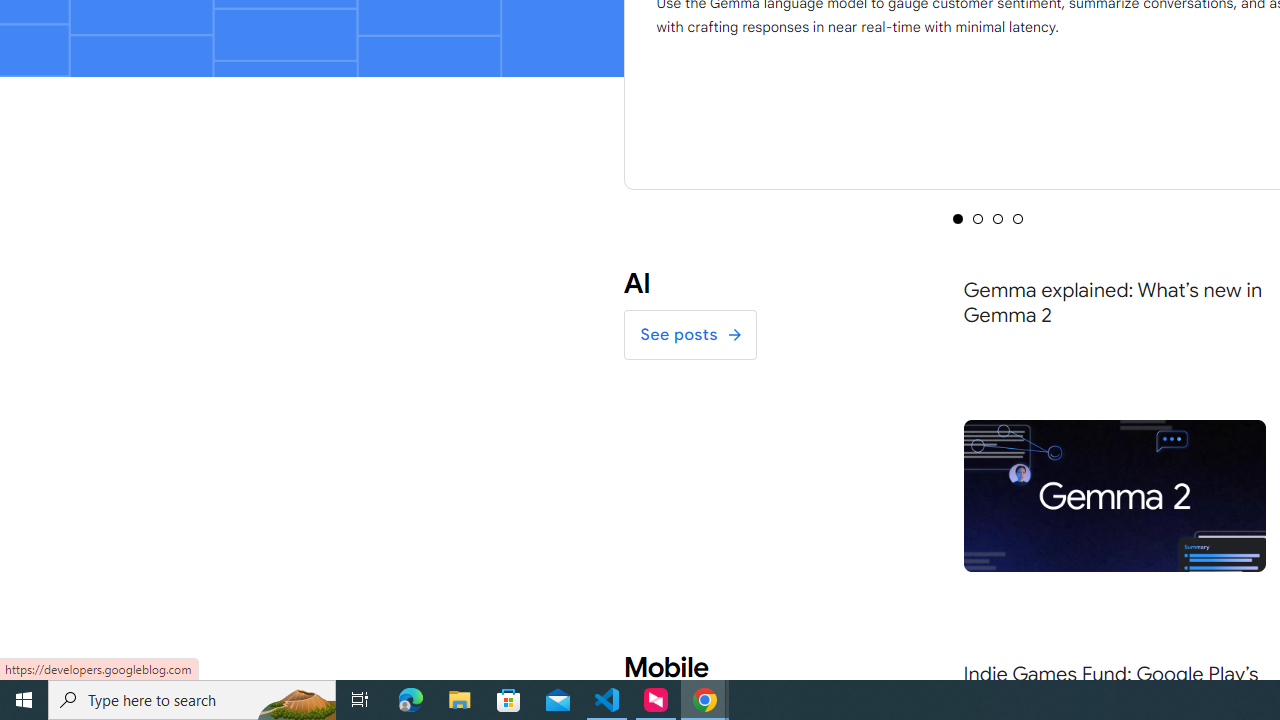 The width and height of the screenshot is (1280, 720). I want to click on 'See posts', so click(689, 334).